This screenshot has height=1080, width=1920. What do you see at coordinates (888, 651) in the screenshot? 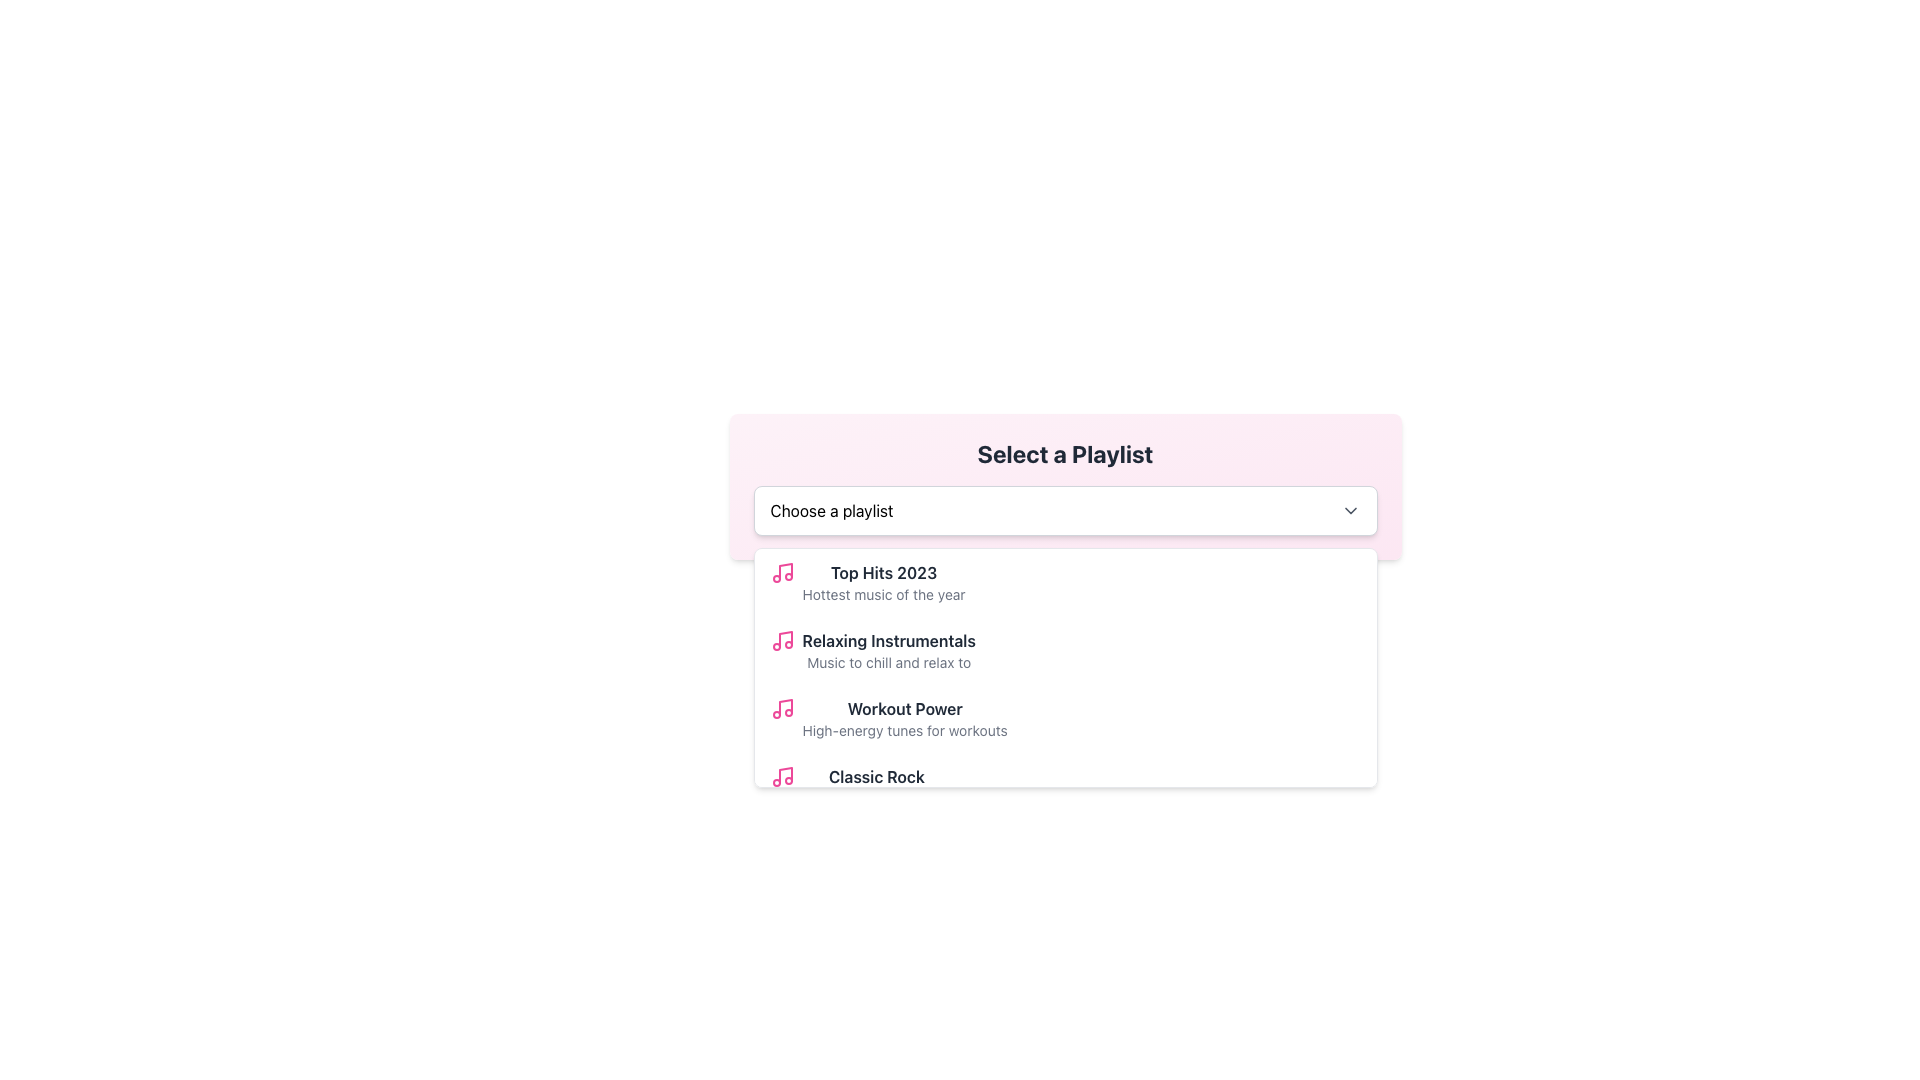
I see `the selectable playlist option titled 'Relaxing Instrumentals'` at bounding box center [888, 651].